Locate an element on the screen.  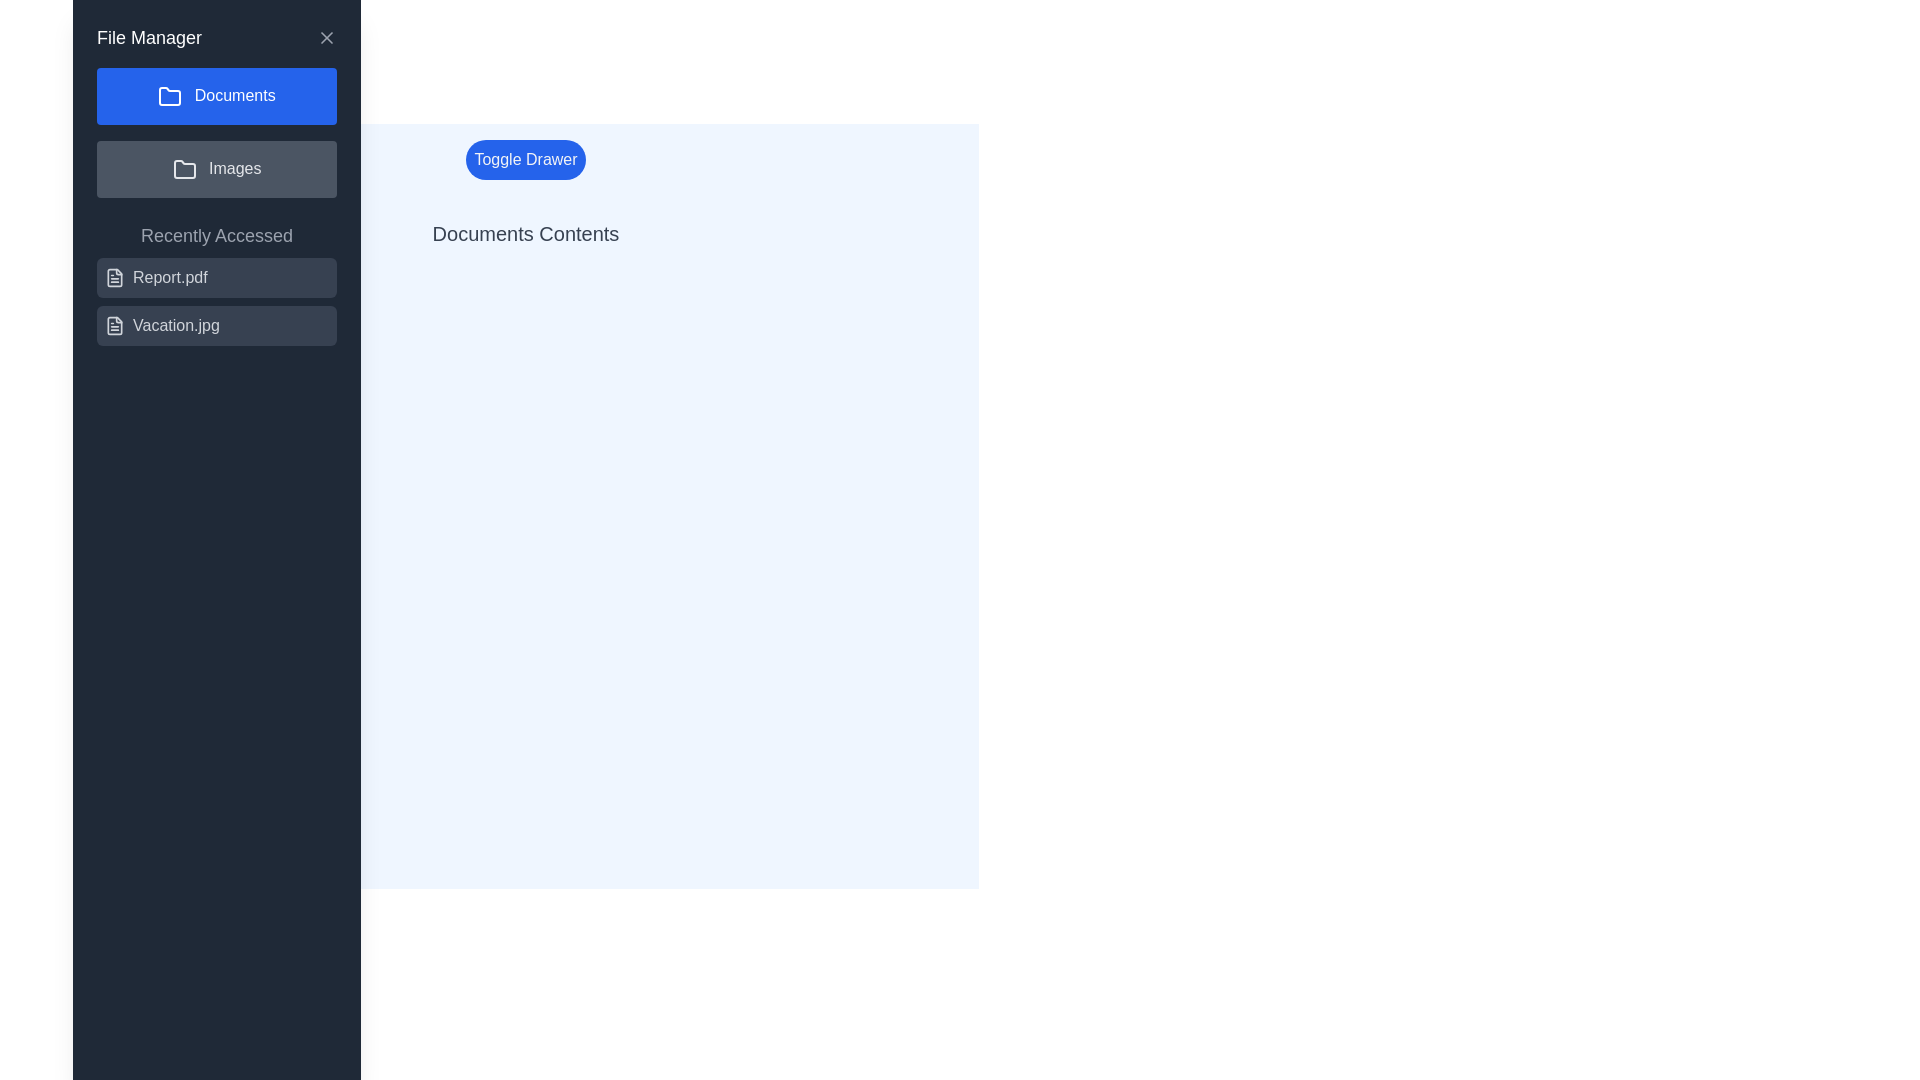
SVG element representing the 'Report.pdf' file icon, which is a document file icon with a folded corner, located in the 'Recently Accessed' section of the 'File Manager' panel is located at coordinates (114, 277).